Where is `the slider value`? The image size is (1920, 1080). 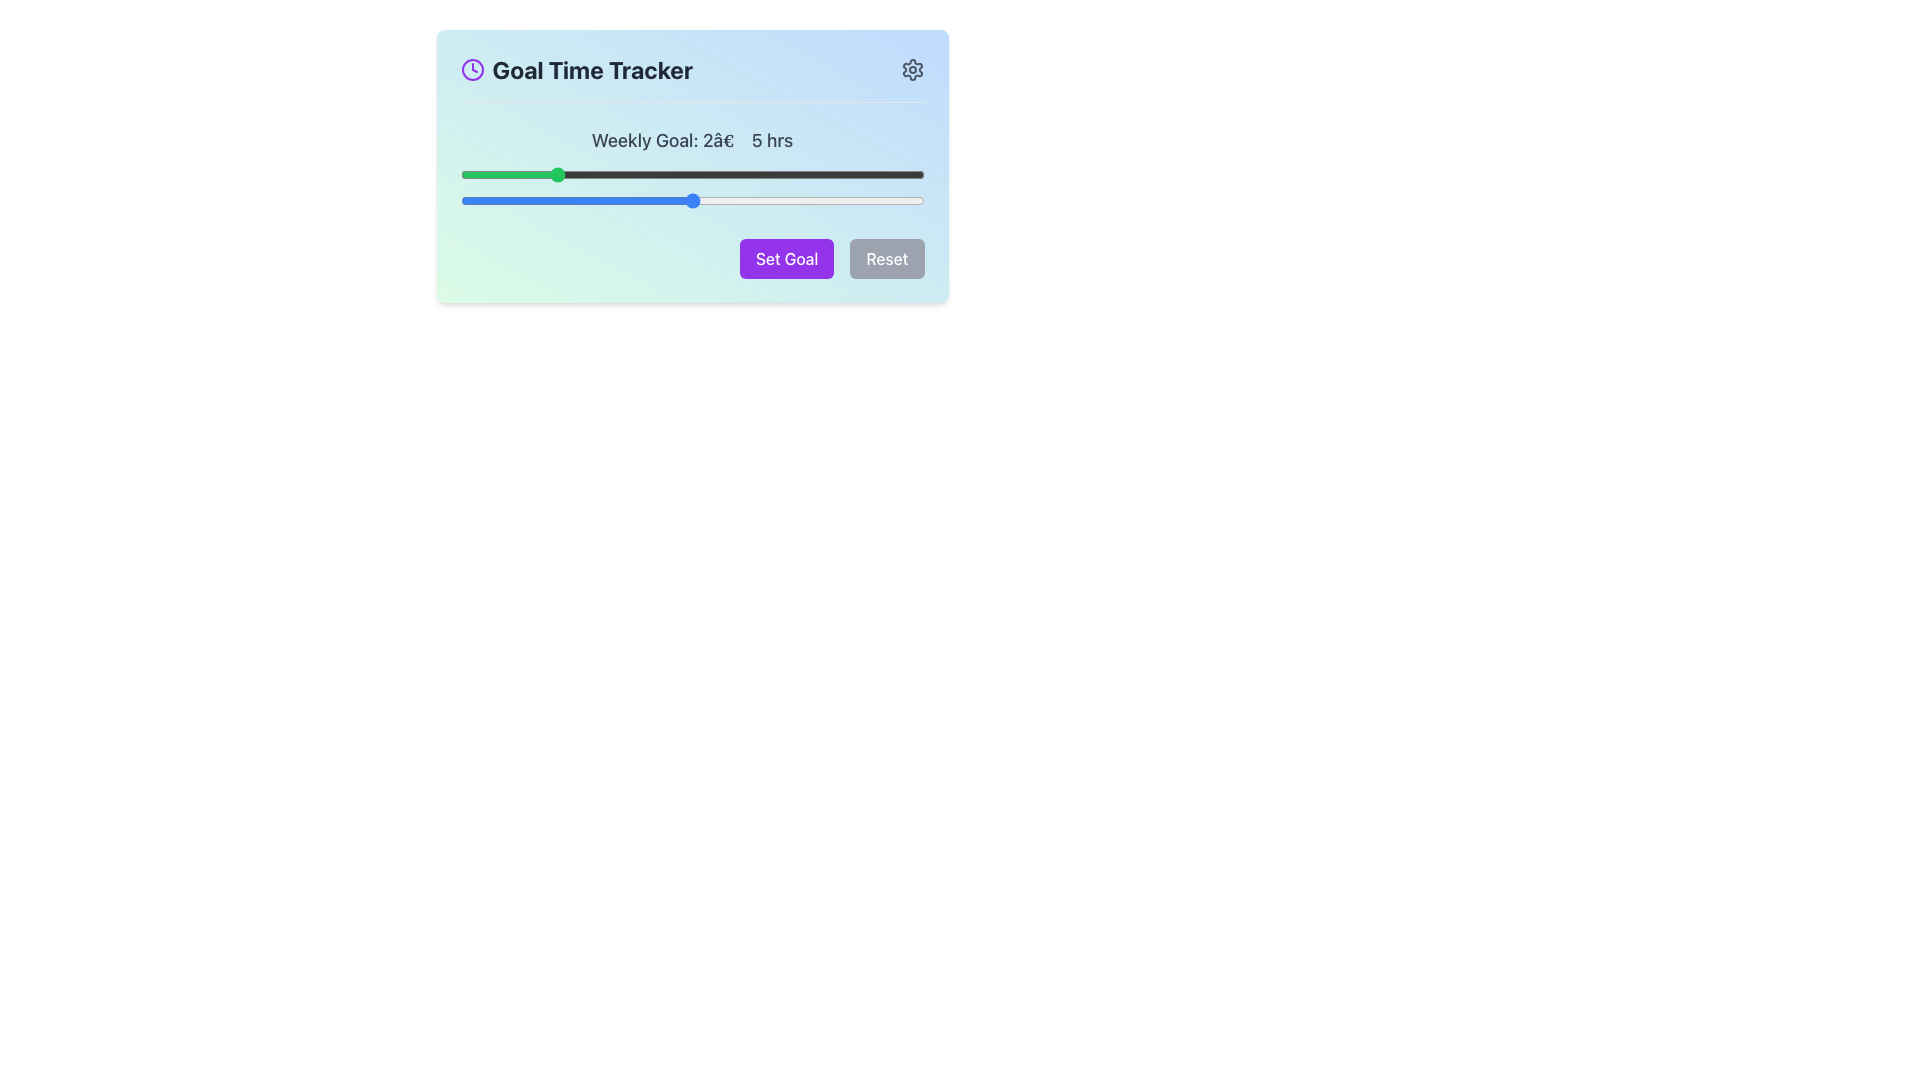
the slider value is located at coordinates (553, 200).